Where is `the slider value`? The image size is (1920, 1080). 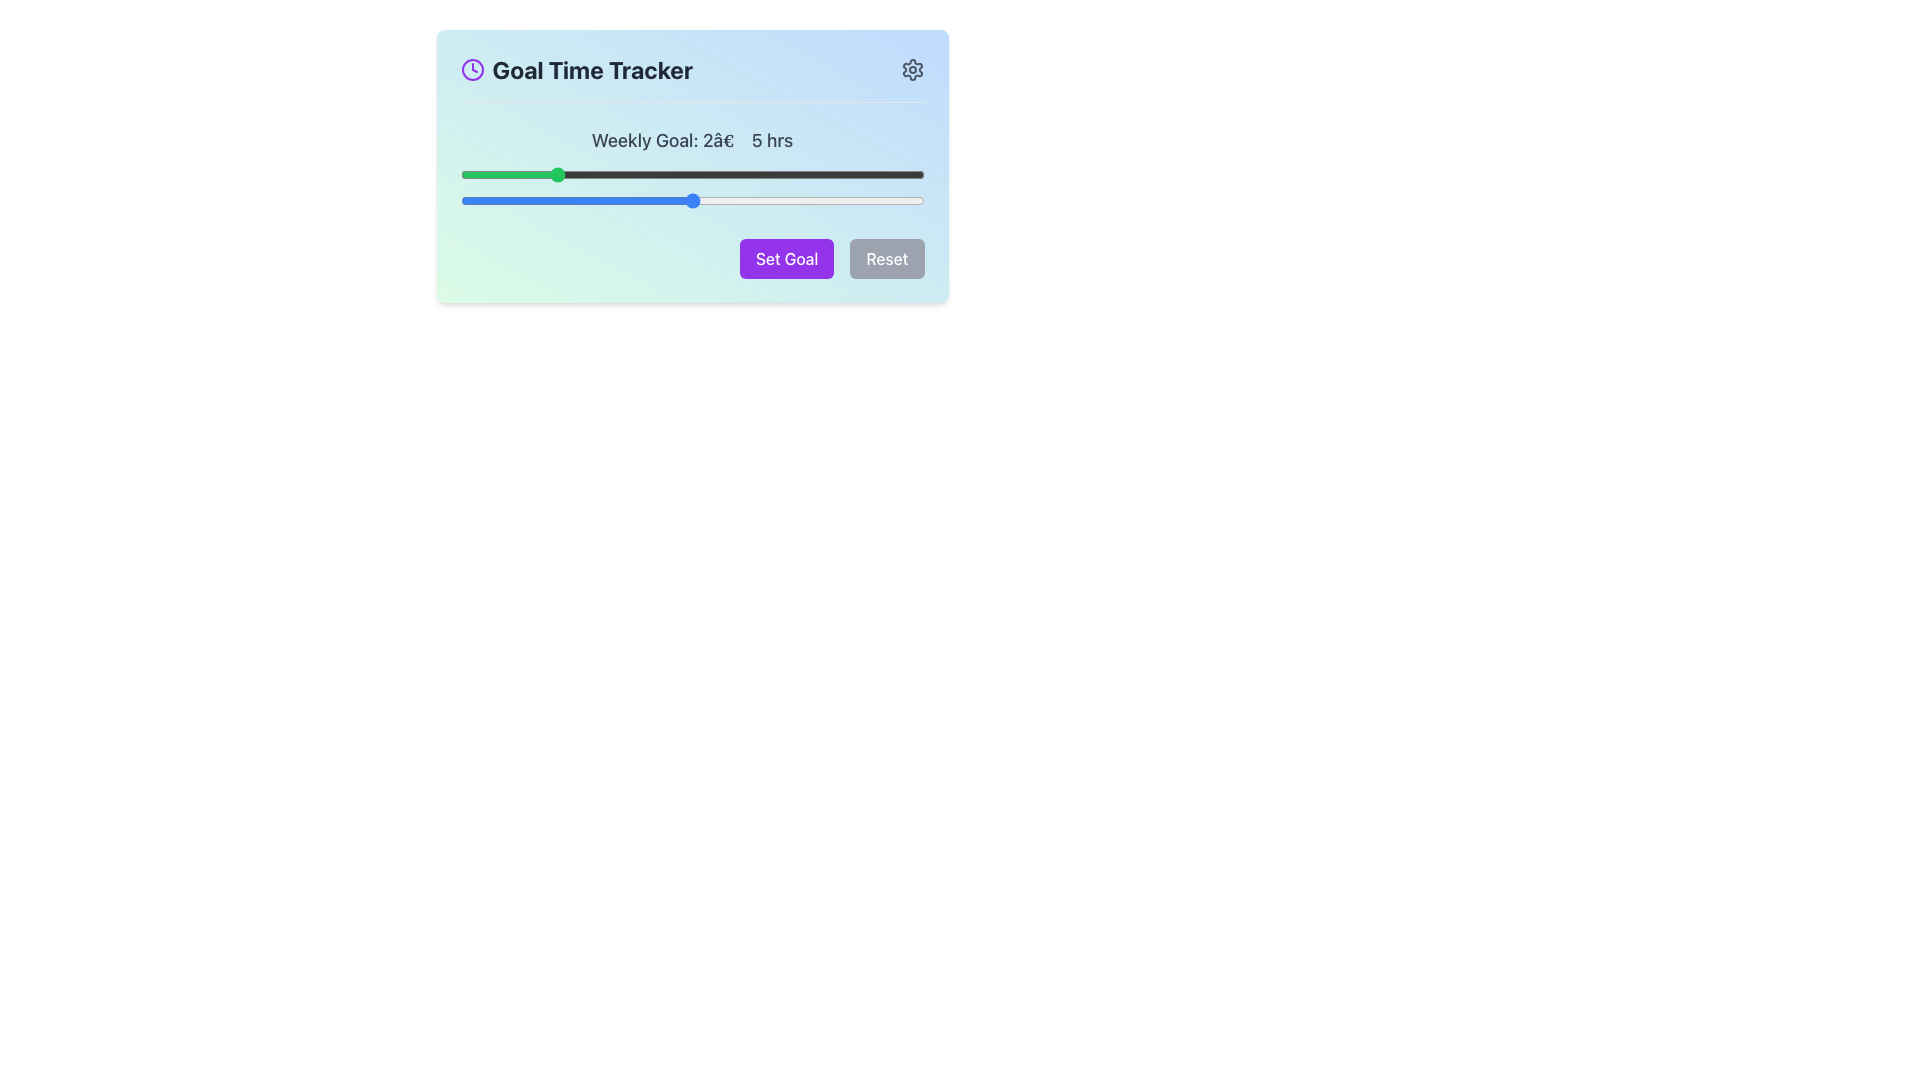
the slider value is located at coordinates (553, 200).